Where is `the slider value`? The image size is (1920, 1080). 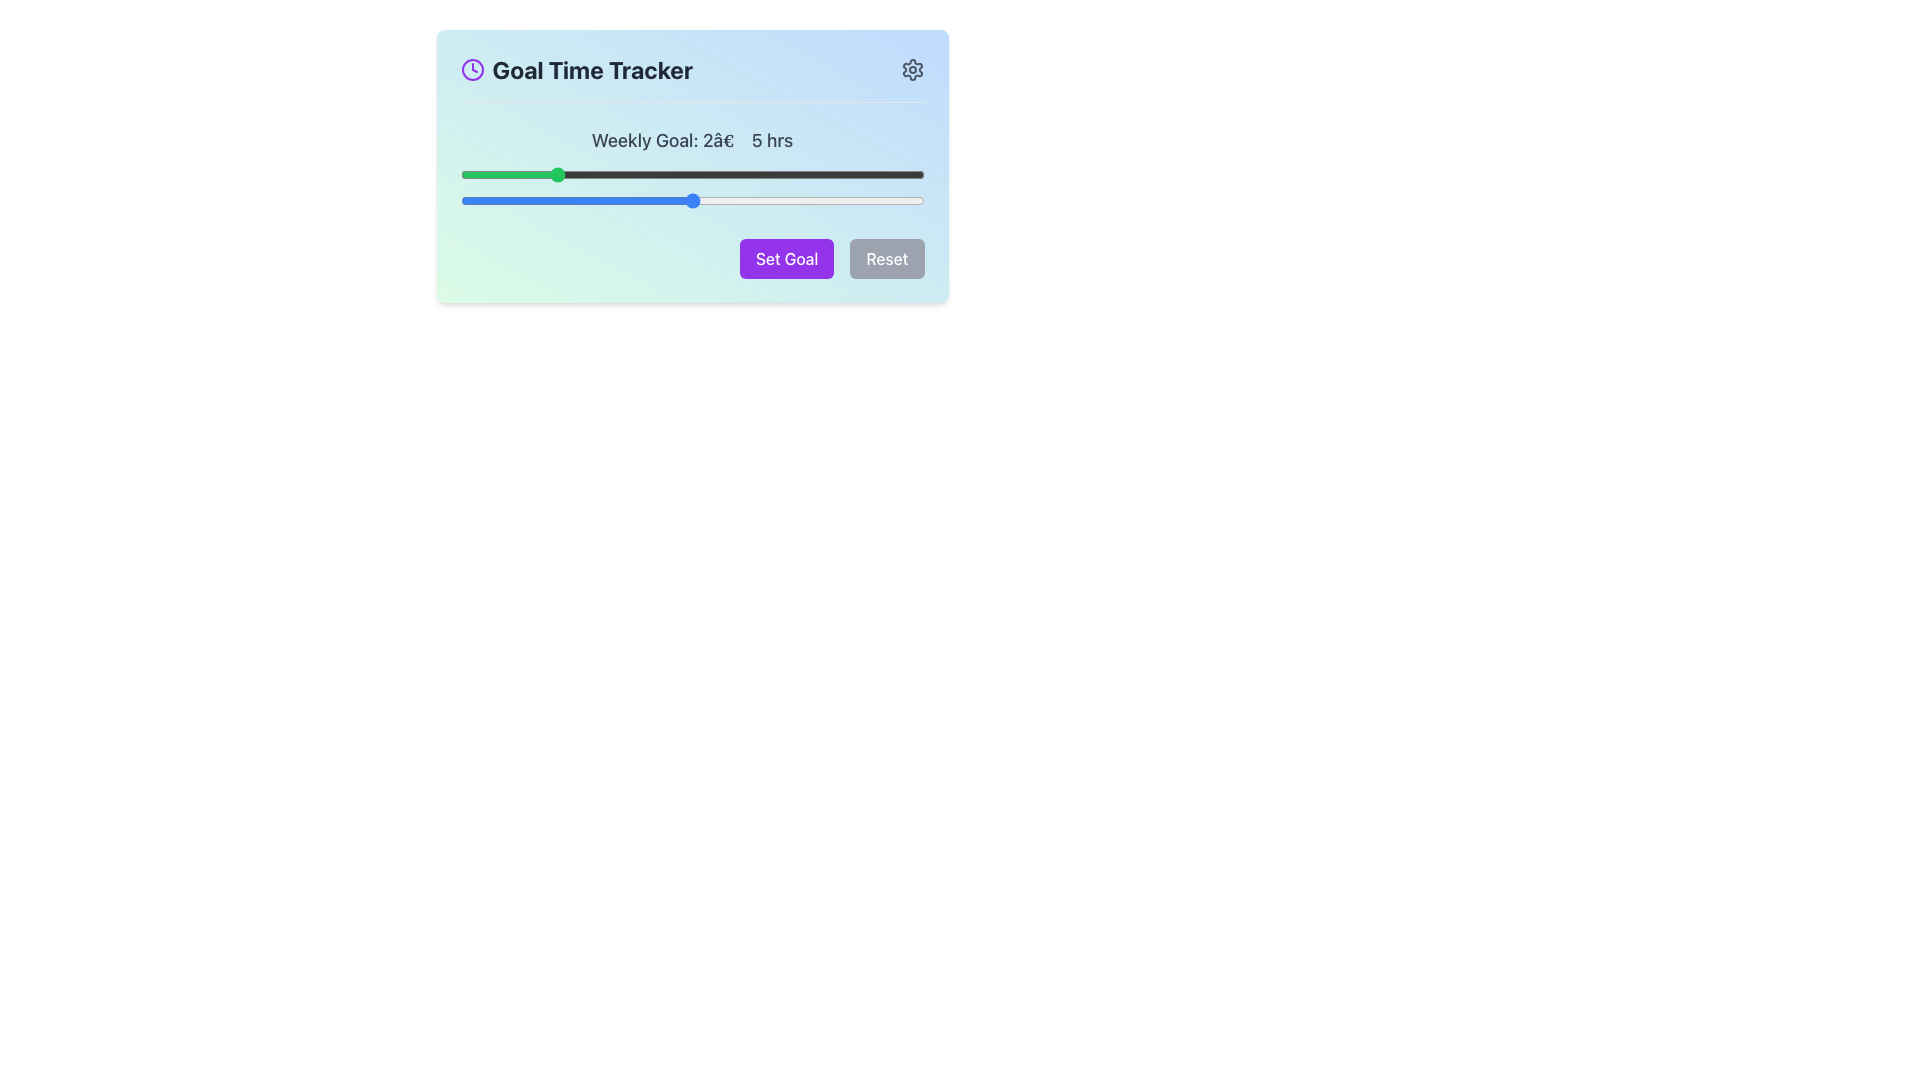
the slider value is located at coordinates (553, 200).